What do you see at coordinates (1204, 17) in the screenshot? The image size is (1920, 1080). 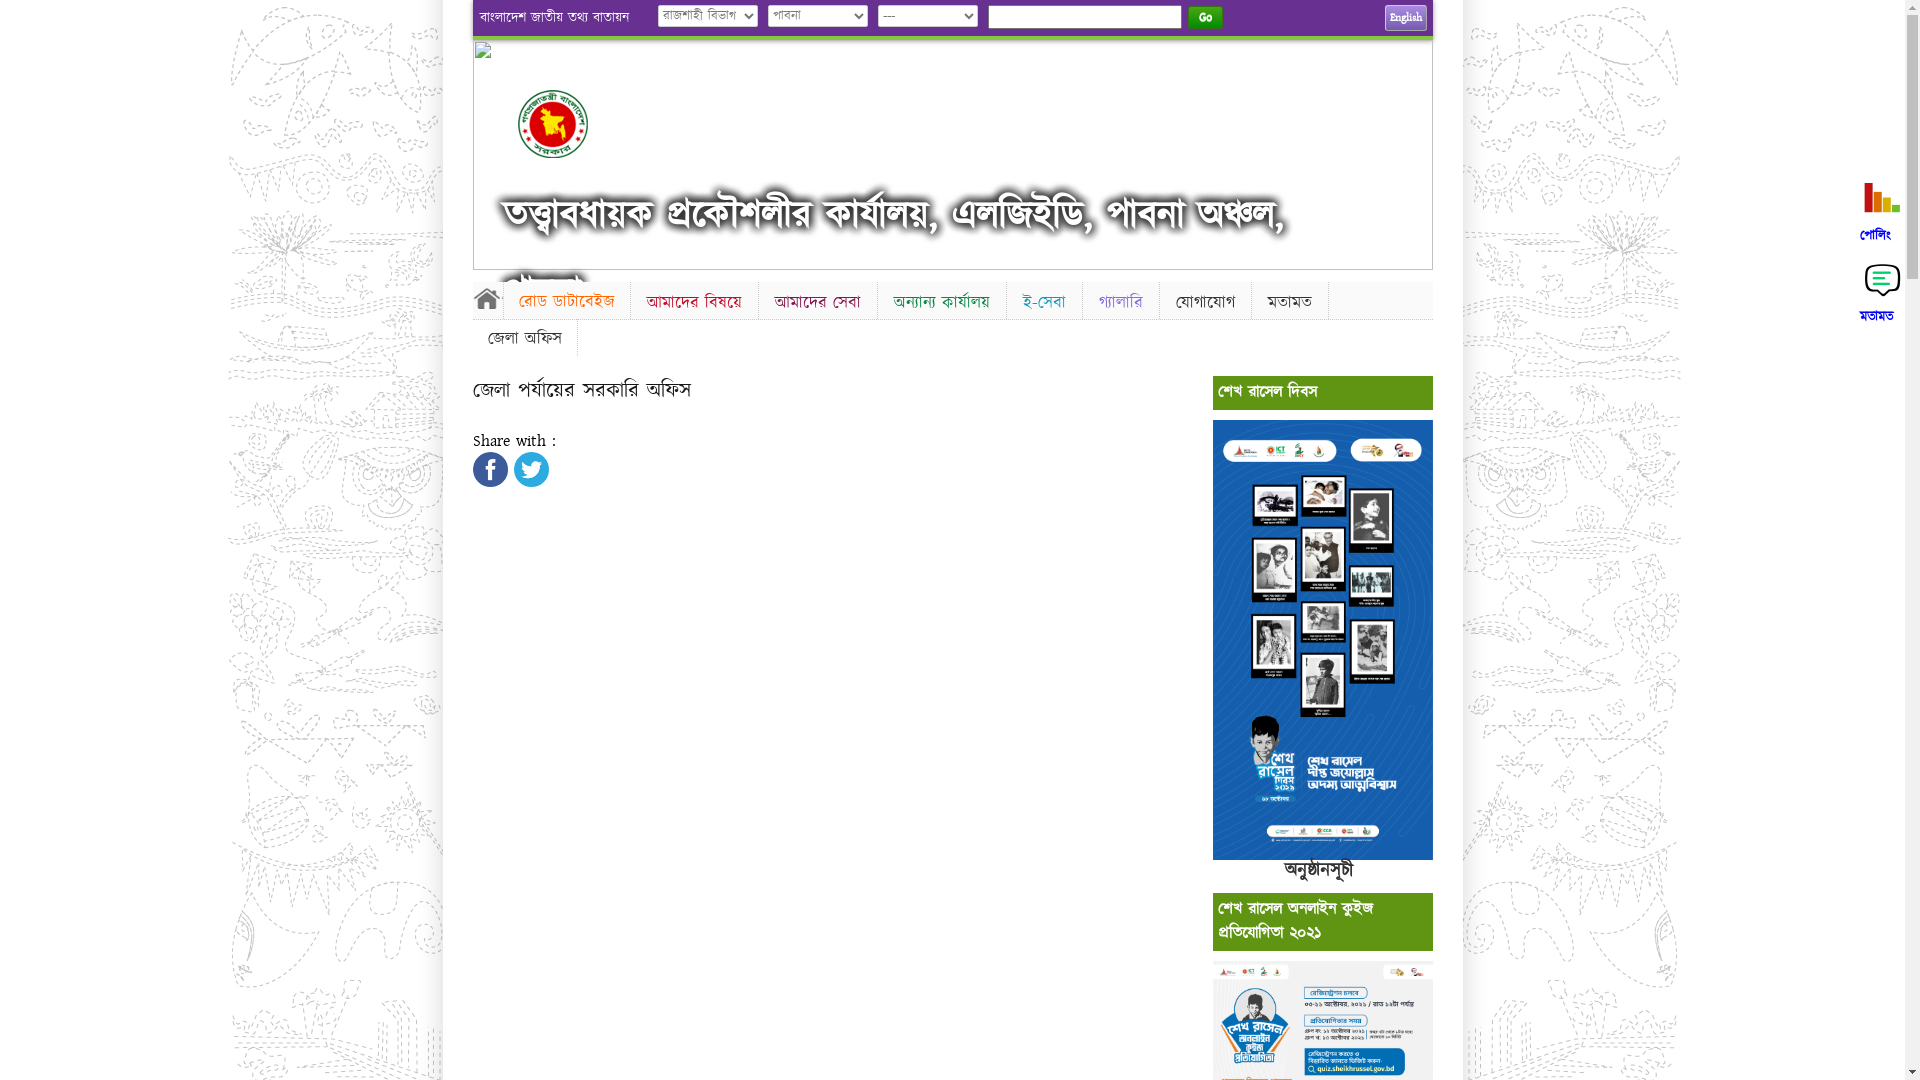 I see `'Go'` at bounding box center [1204, 17].